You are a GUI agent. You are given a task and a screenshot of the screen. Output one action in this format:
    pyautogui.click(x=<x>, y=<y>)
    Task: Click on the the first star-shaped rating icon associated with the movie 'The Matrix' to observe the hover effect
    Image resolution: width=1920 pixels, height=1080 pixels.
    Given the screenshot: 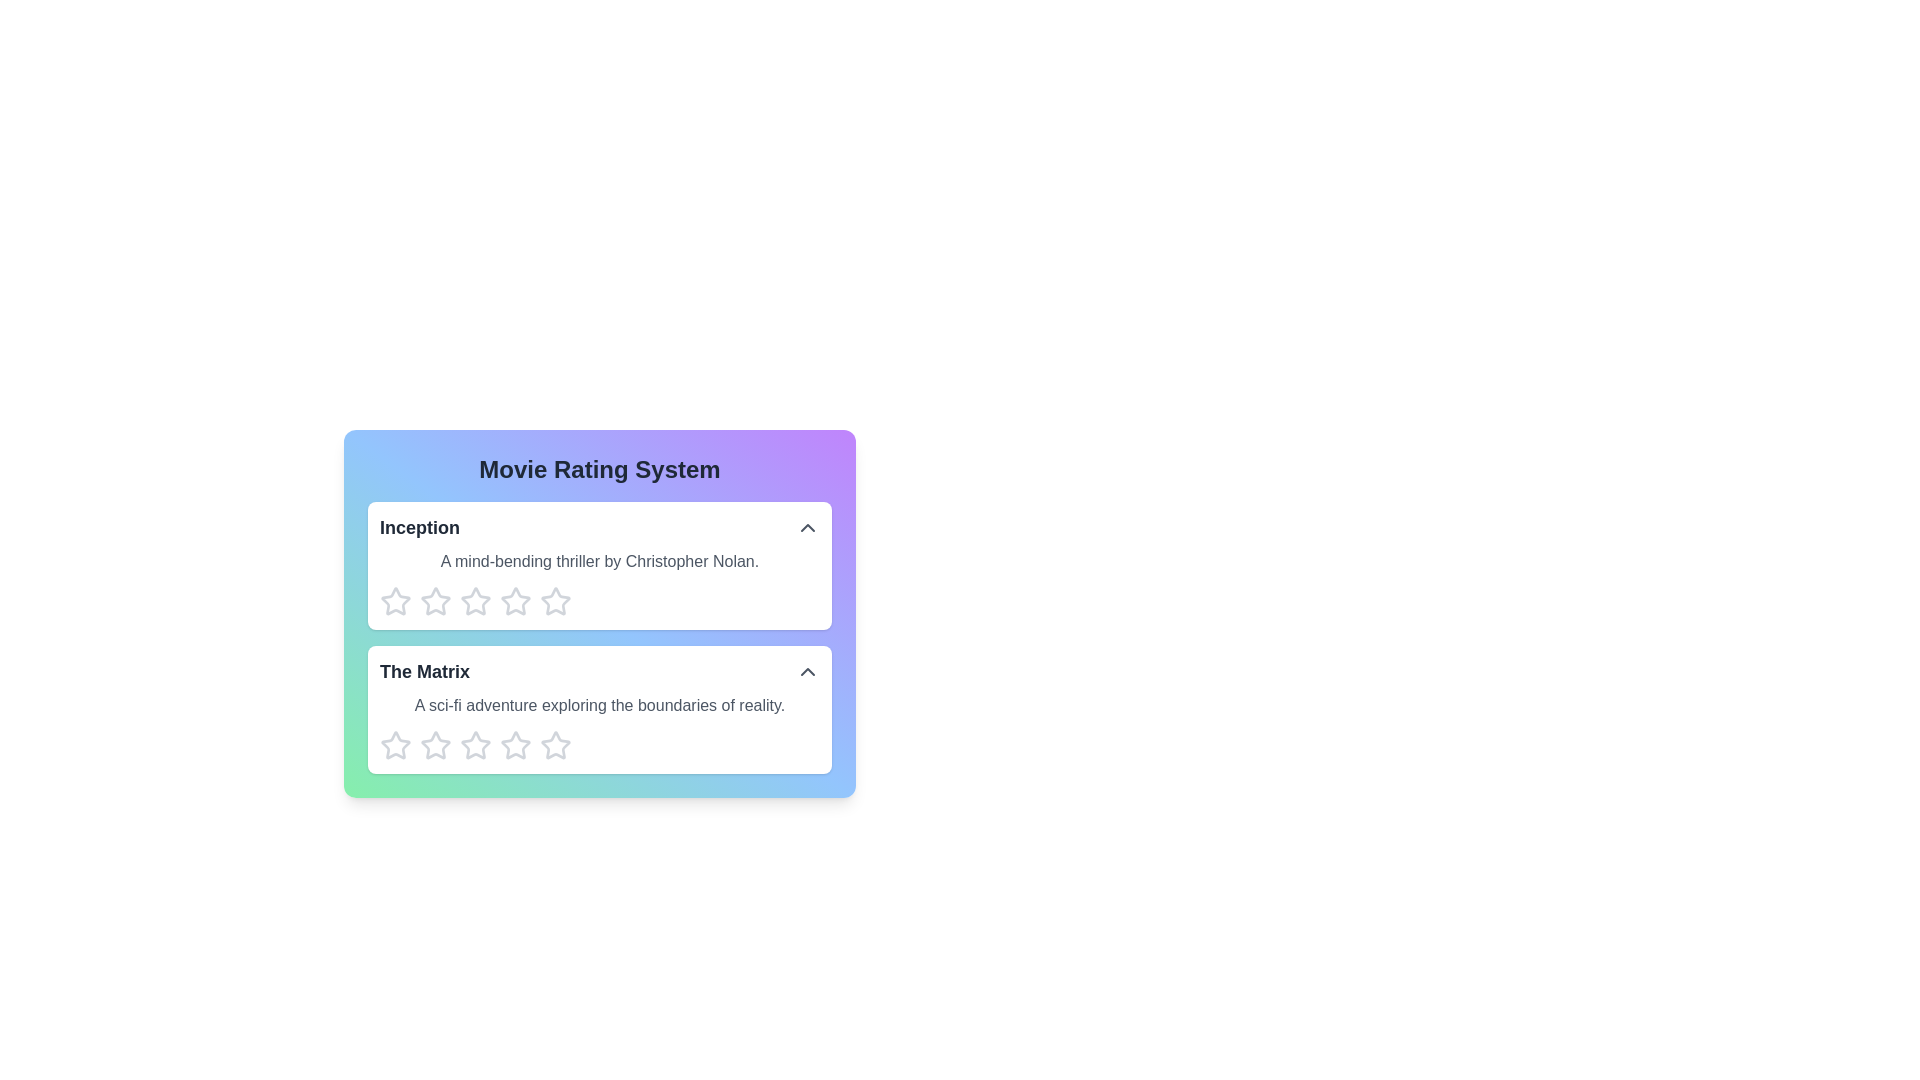 What is the action you would take?
    pyautogui.click(x=395, y=745)
    